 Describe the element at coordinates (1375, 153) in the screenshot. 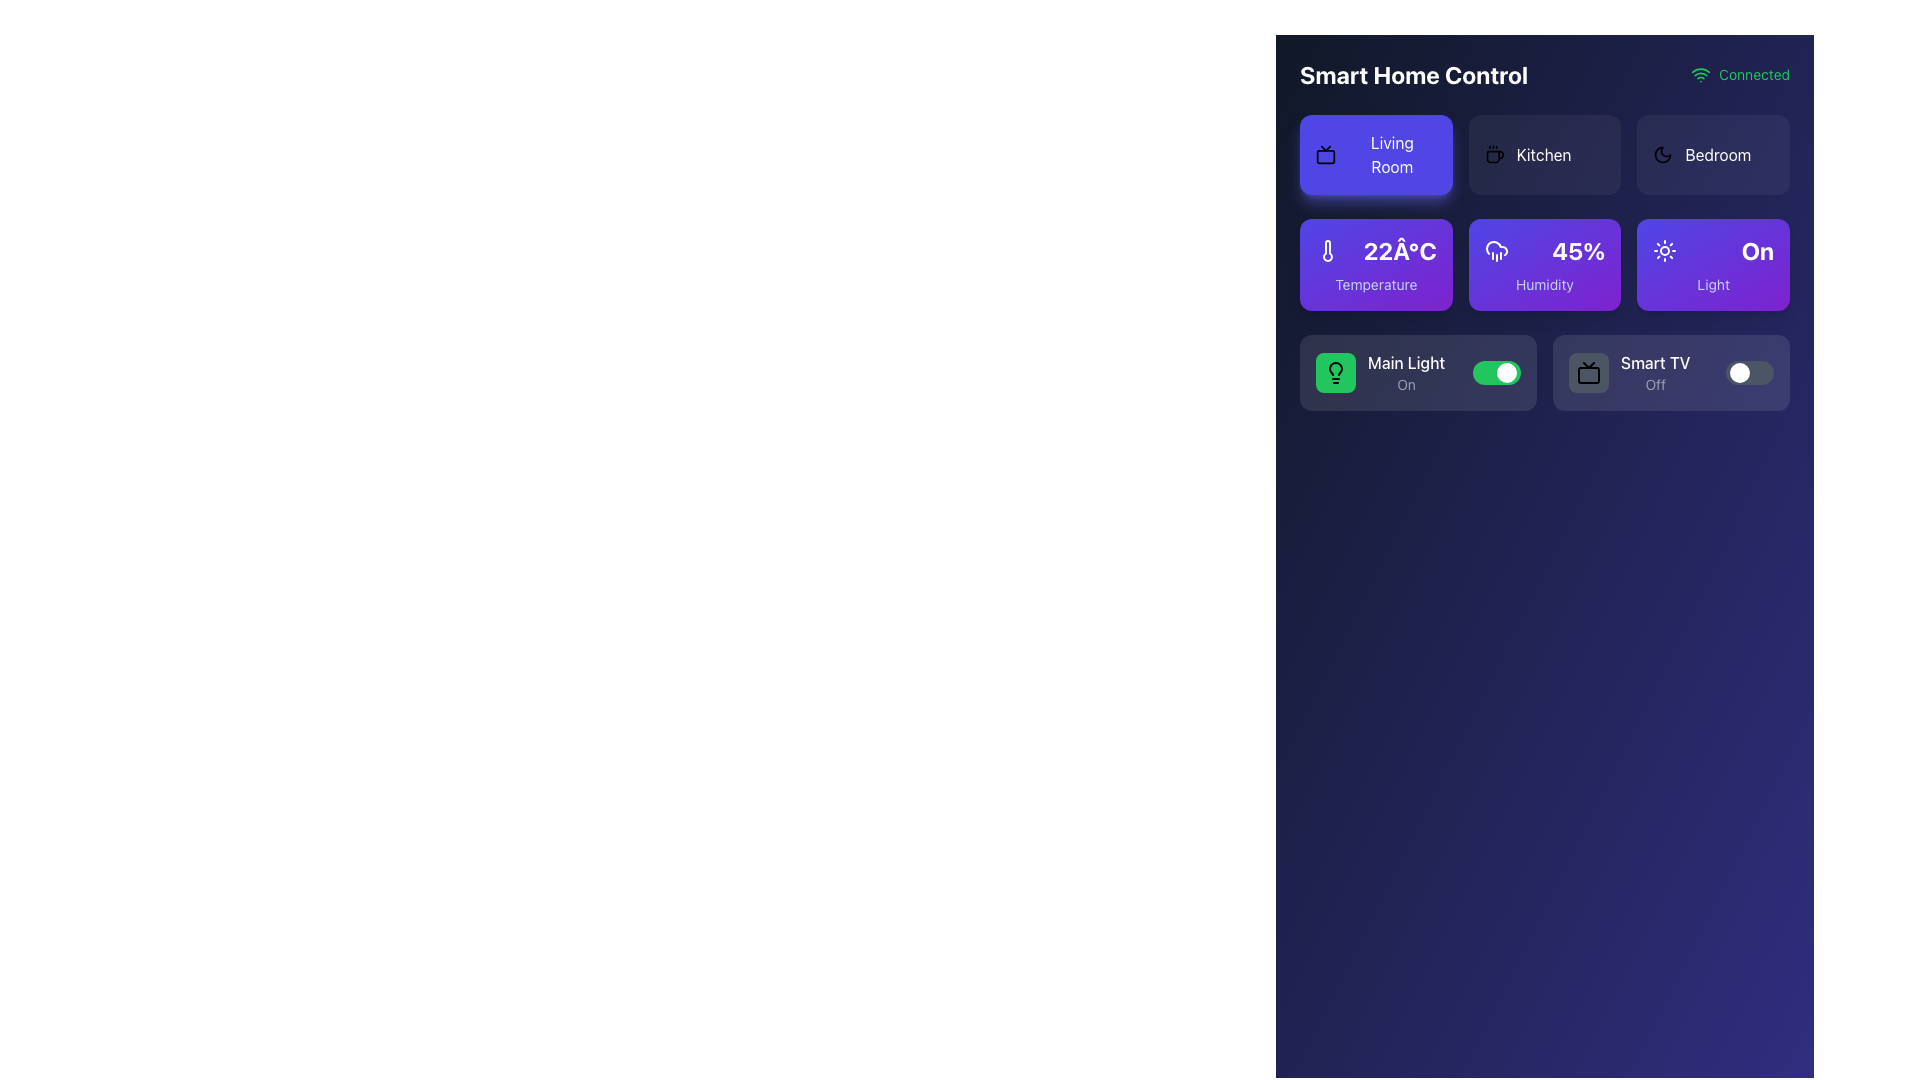

I see `the 'Living Room' button, which is the first card in a row of three cards located at the top left corner` at that location.